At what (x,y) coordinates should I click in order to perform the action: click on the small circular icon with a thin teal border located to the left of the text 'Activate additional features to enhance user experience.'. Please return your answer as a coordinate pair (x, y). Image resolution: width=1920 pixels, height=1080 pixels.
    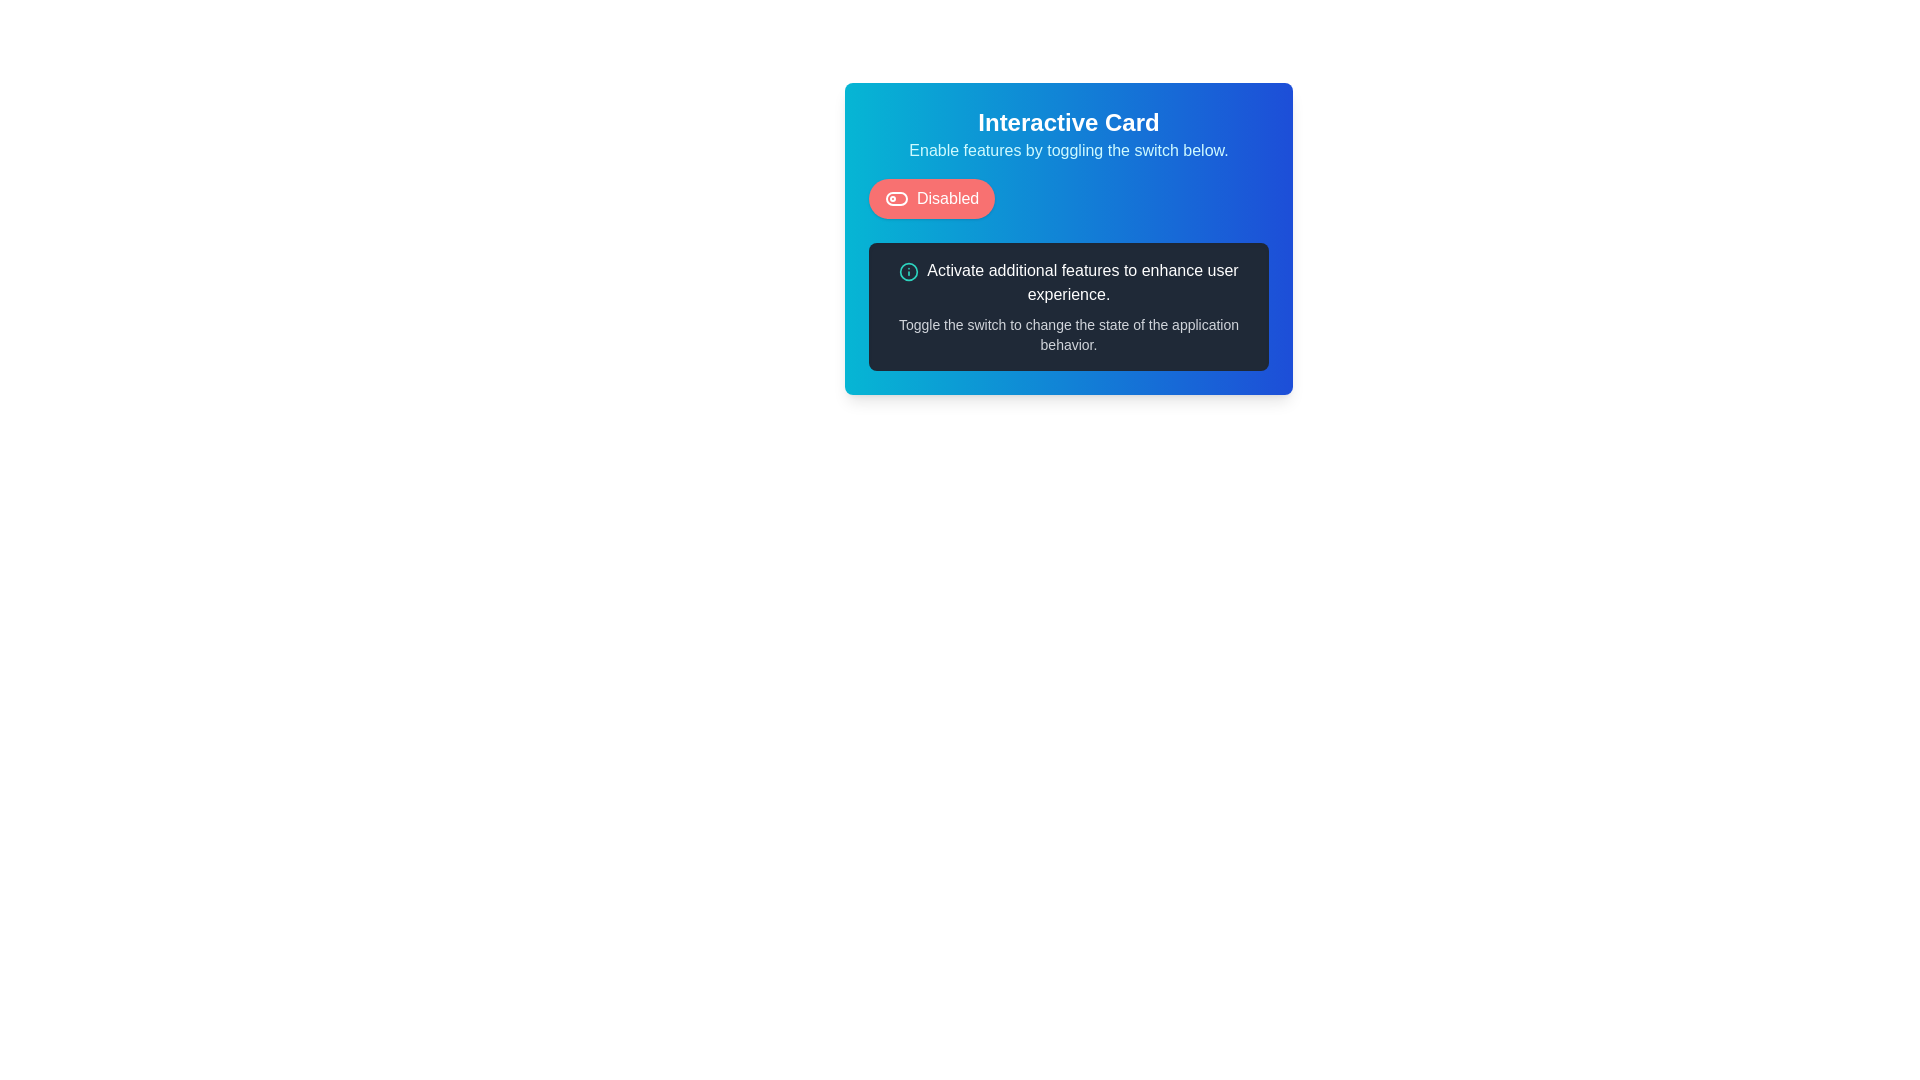
    Looking at the image, I should click on (908, 271).